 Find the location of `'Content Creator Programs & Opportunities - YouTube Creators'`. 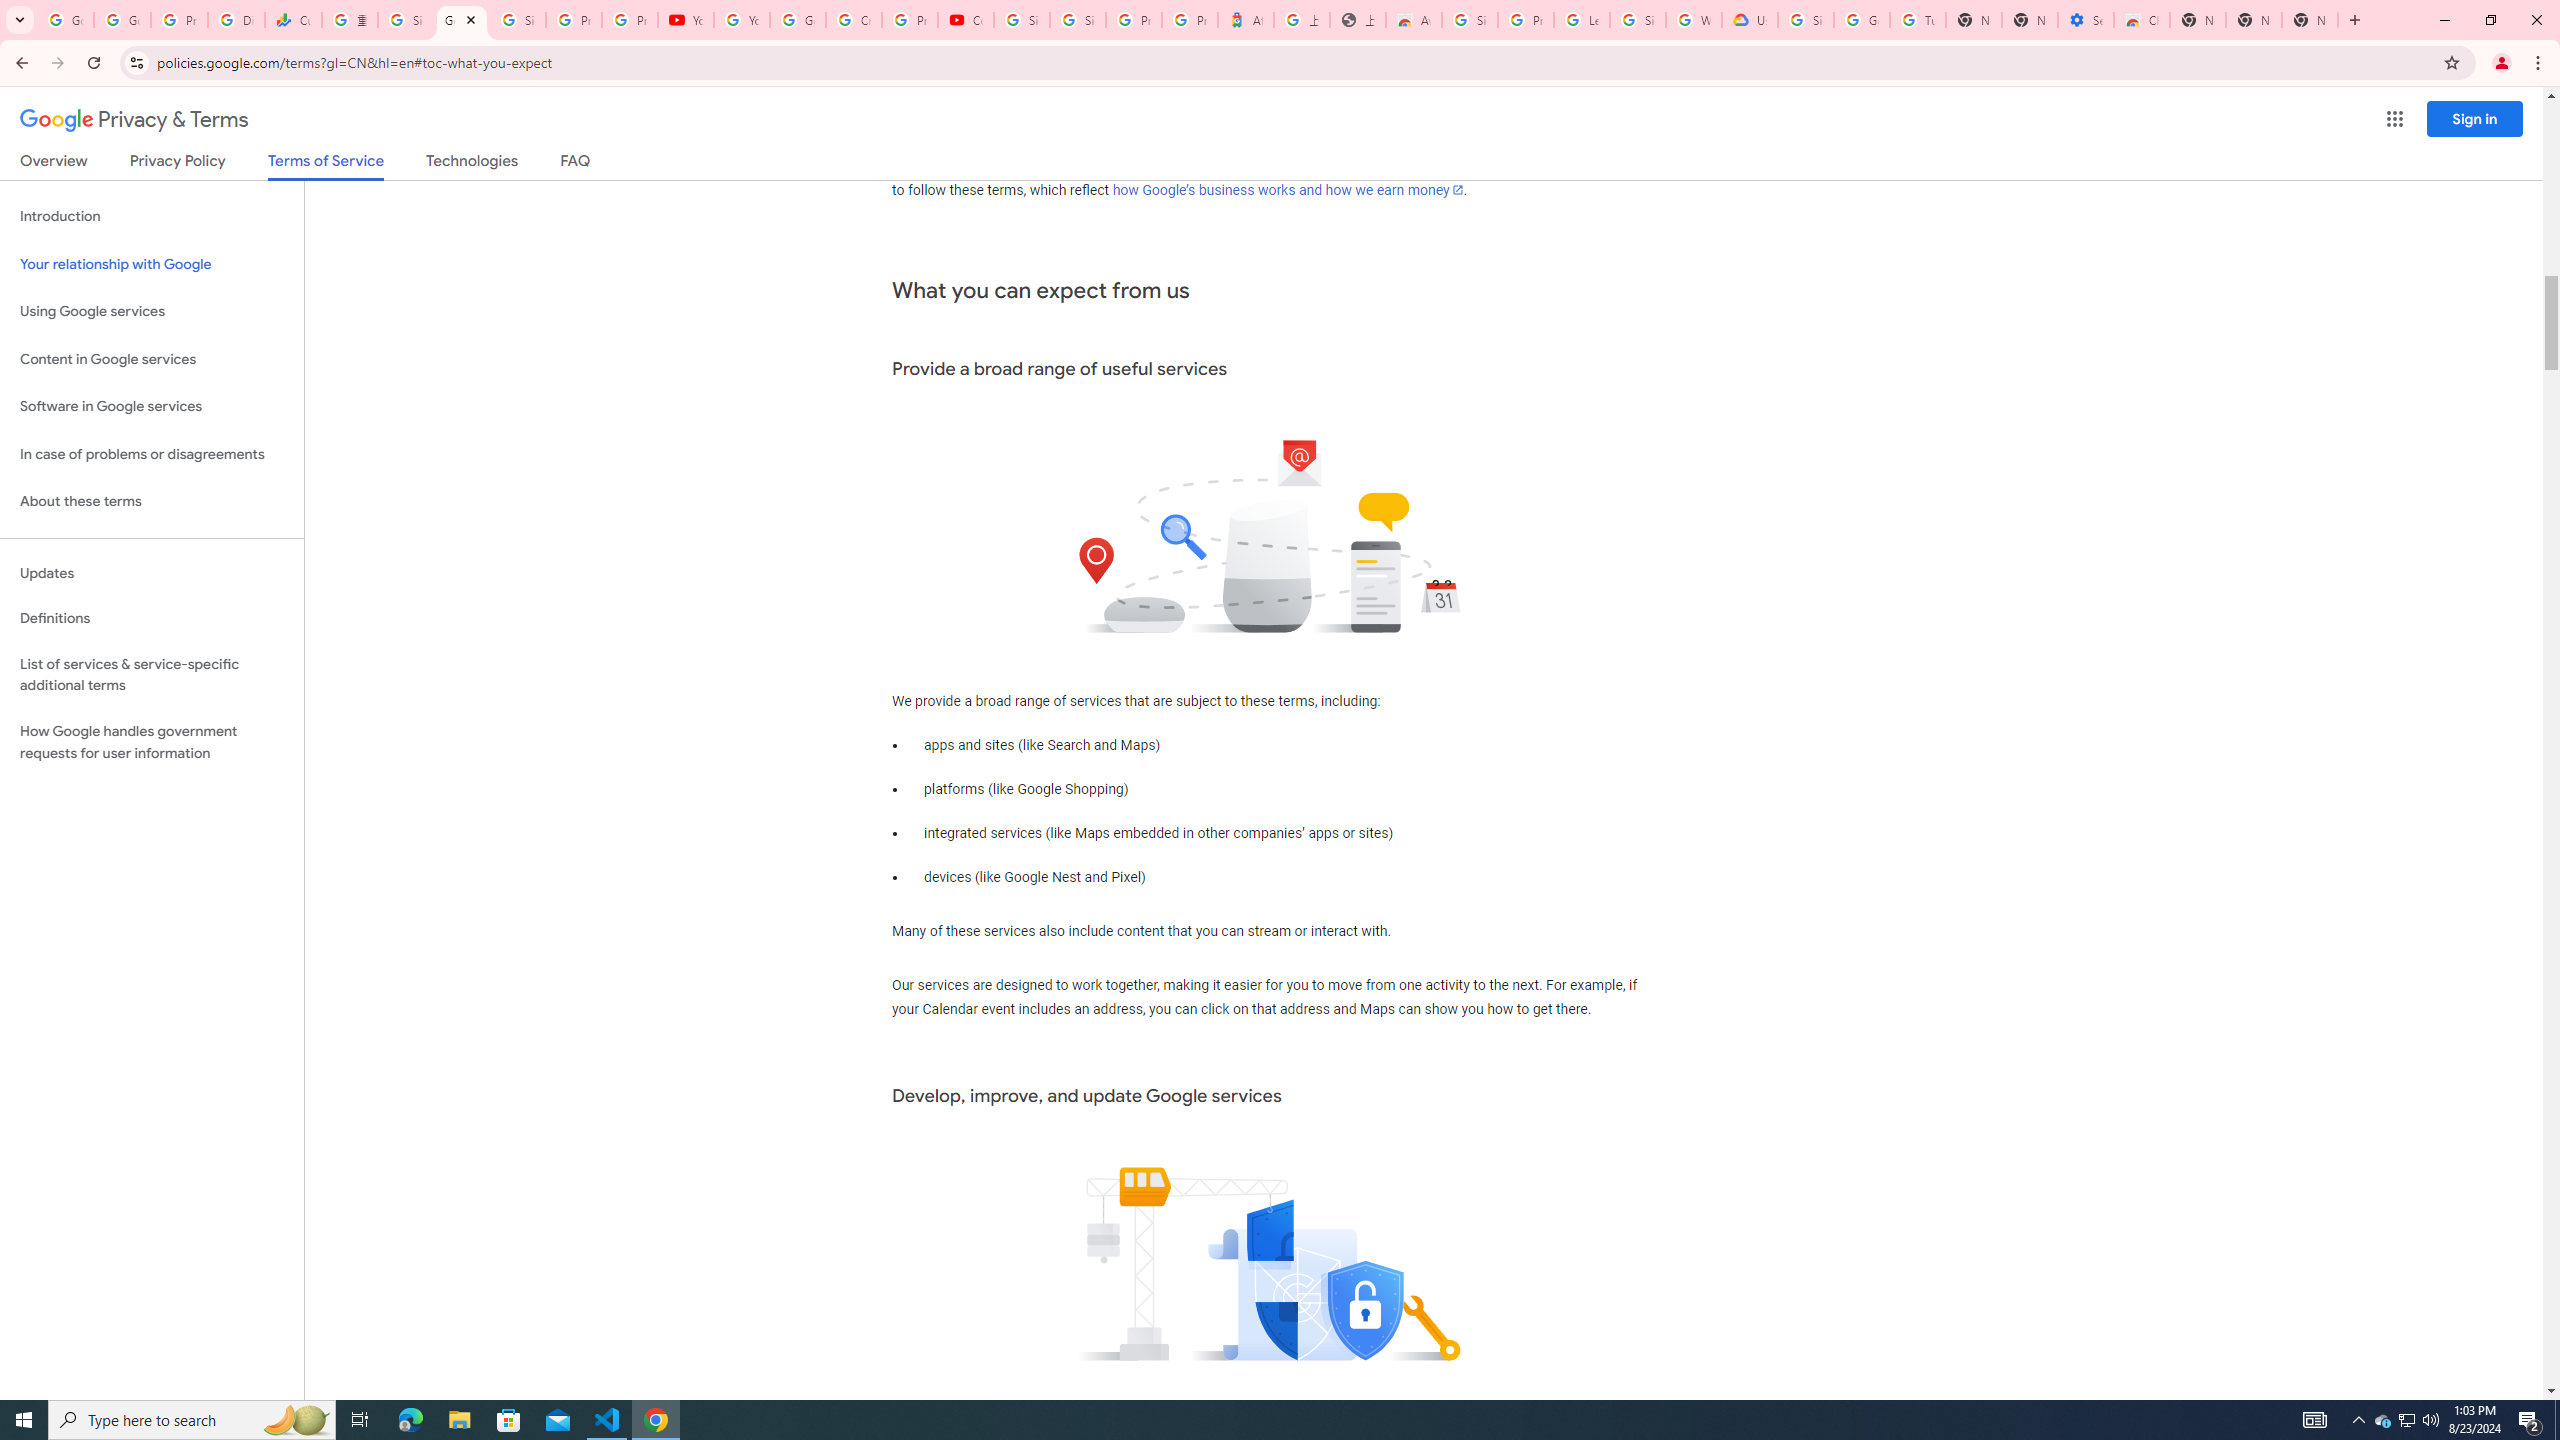

'Content Creator Programs & Opportunities - YouTube Creators' is located at coordinates (966, 19).